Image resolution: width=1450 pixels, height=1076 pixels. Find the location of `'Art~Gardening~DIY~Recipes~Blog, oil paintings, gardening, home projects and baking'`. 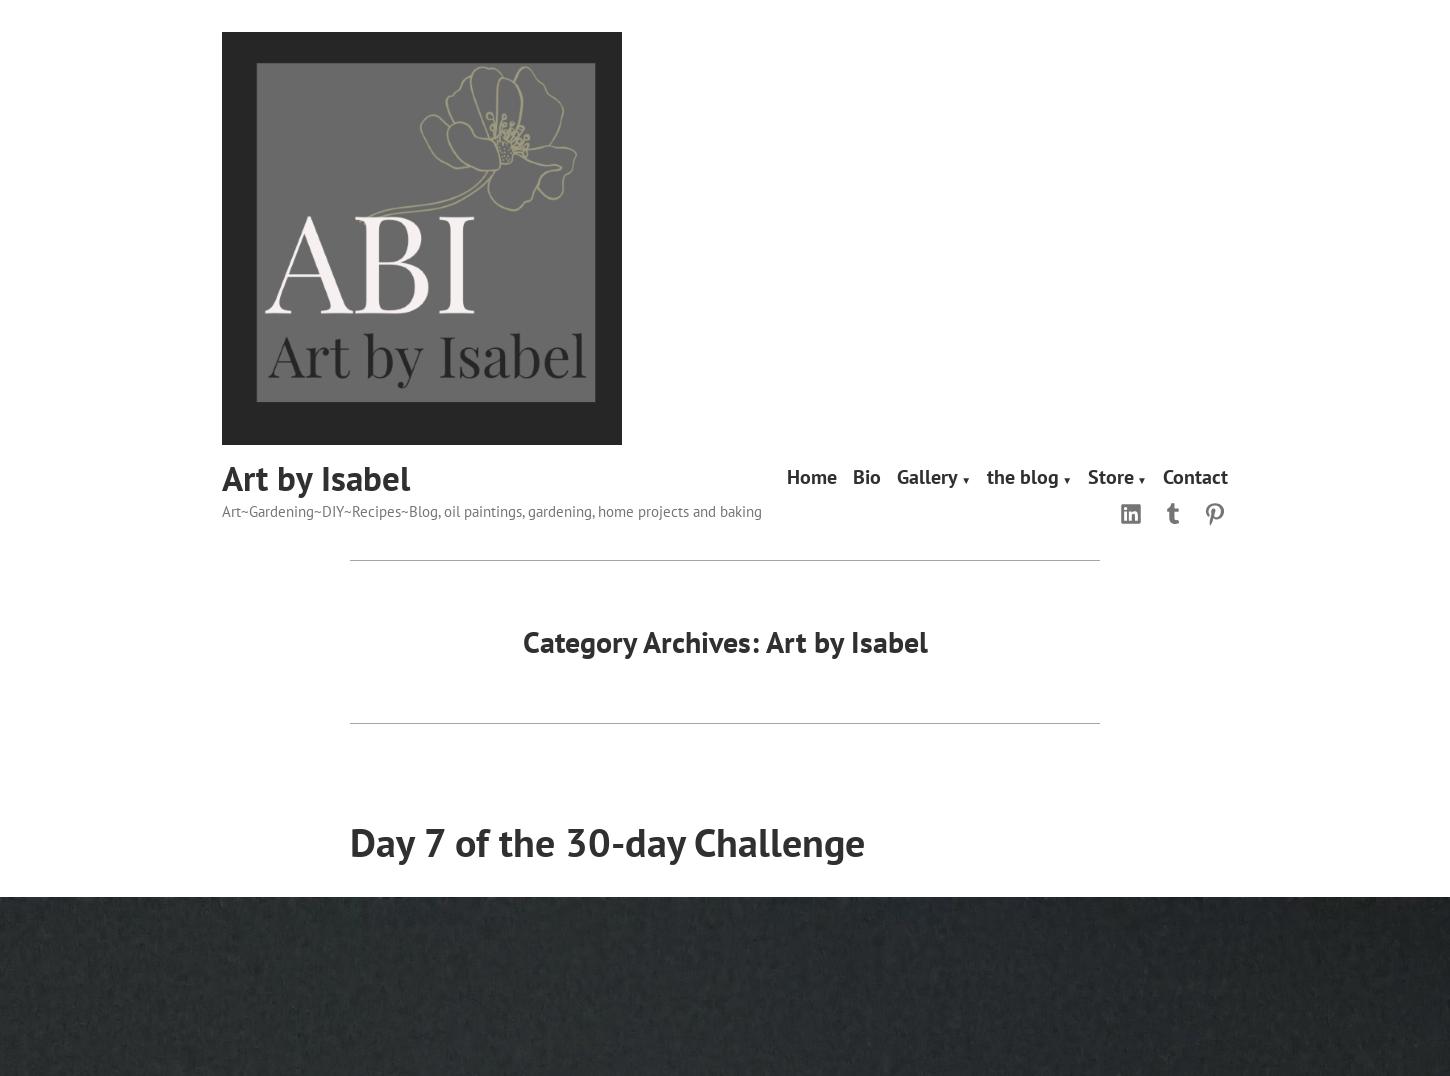

'Art~Gardening~DIY~Recipes~Blog, oil paintings, gardening, home projects and baking' is located at coordinates (491, 510).